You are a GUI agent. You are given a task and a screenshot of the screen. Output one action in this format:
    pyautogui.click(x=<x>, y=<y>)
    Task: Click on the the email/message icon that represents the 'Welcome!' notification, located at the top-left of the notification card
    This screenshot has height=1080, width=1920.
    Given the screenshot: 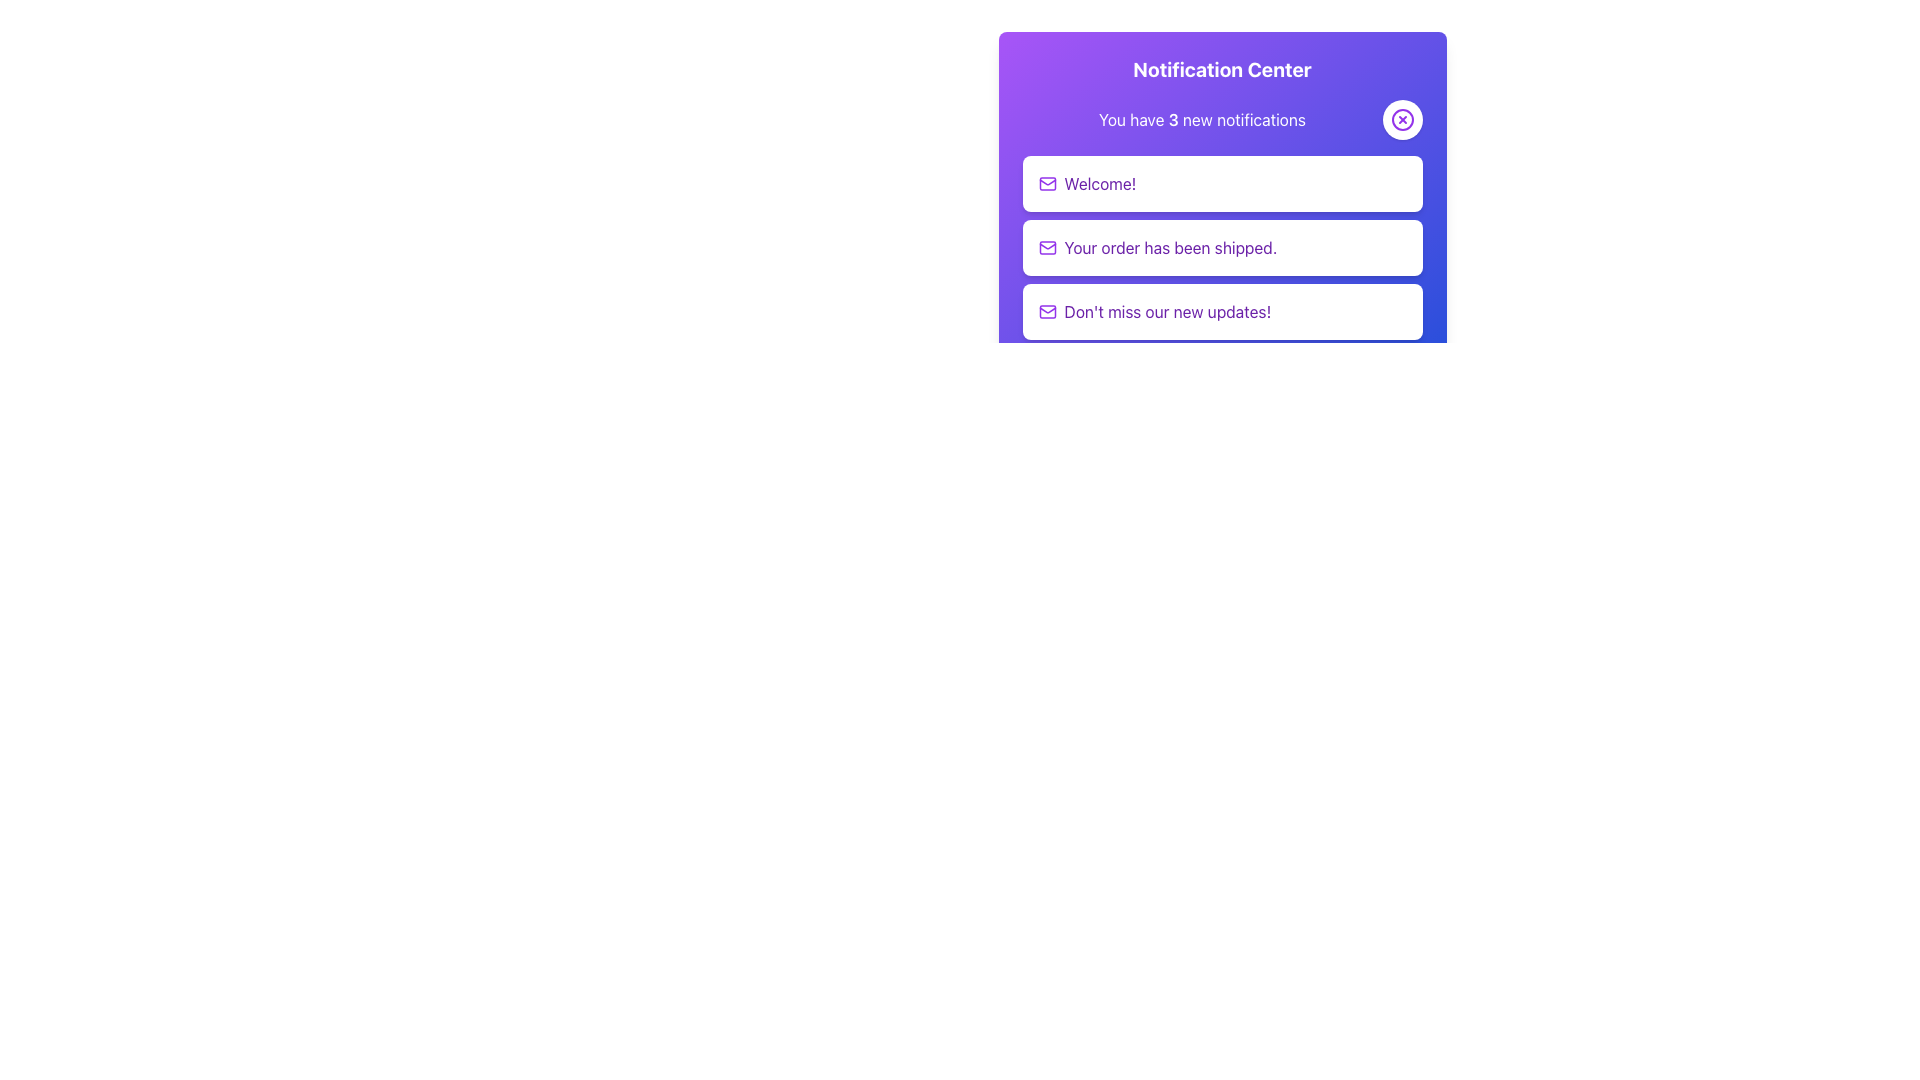 What is the action you would take?
    pyautogui.click(x=1046, y=184)
    